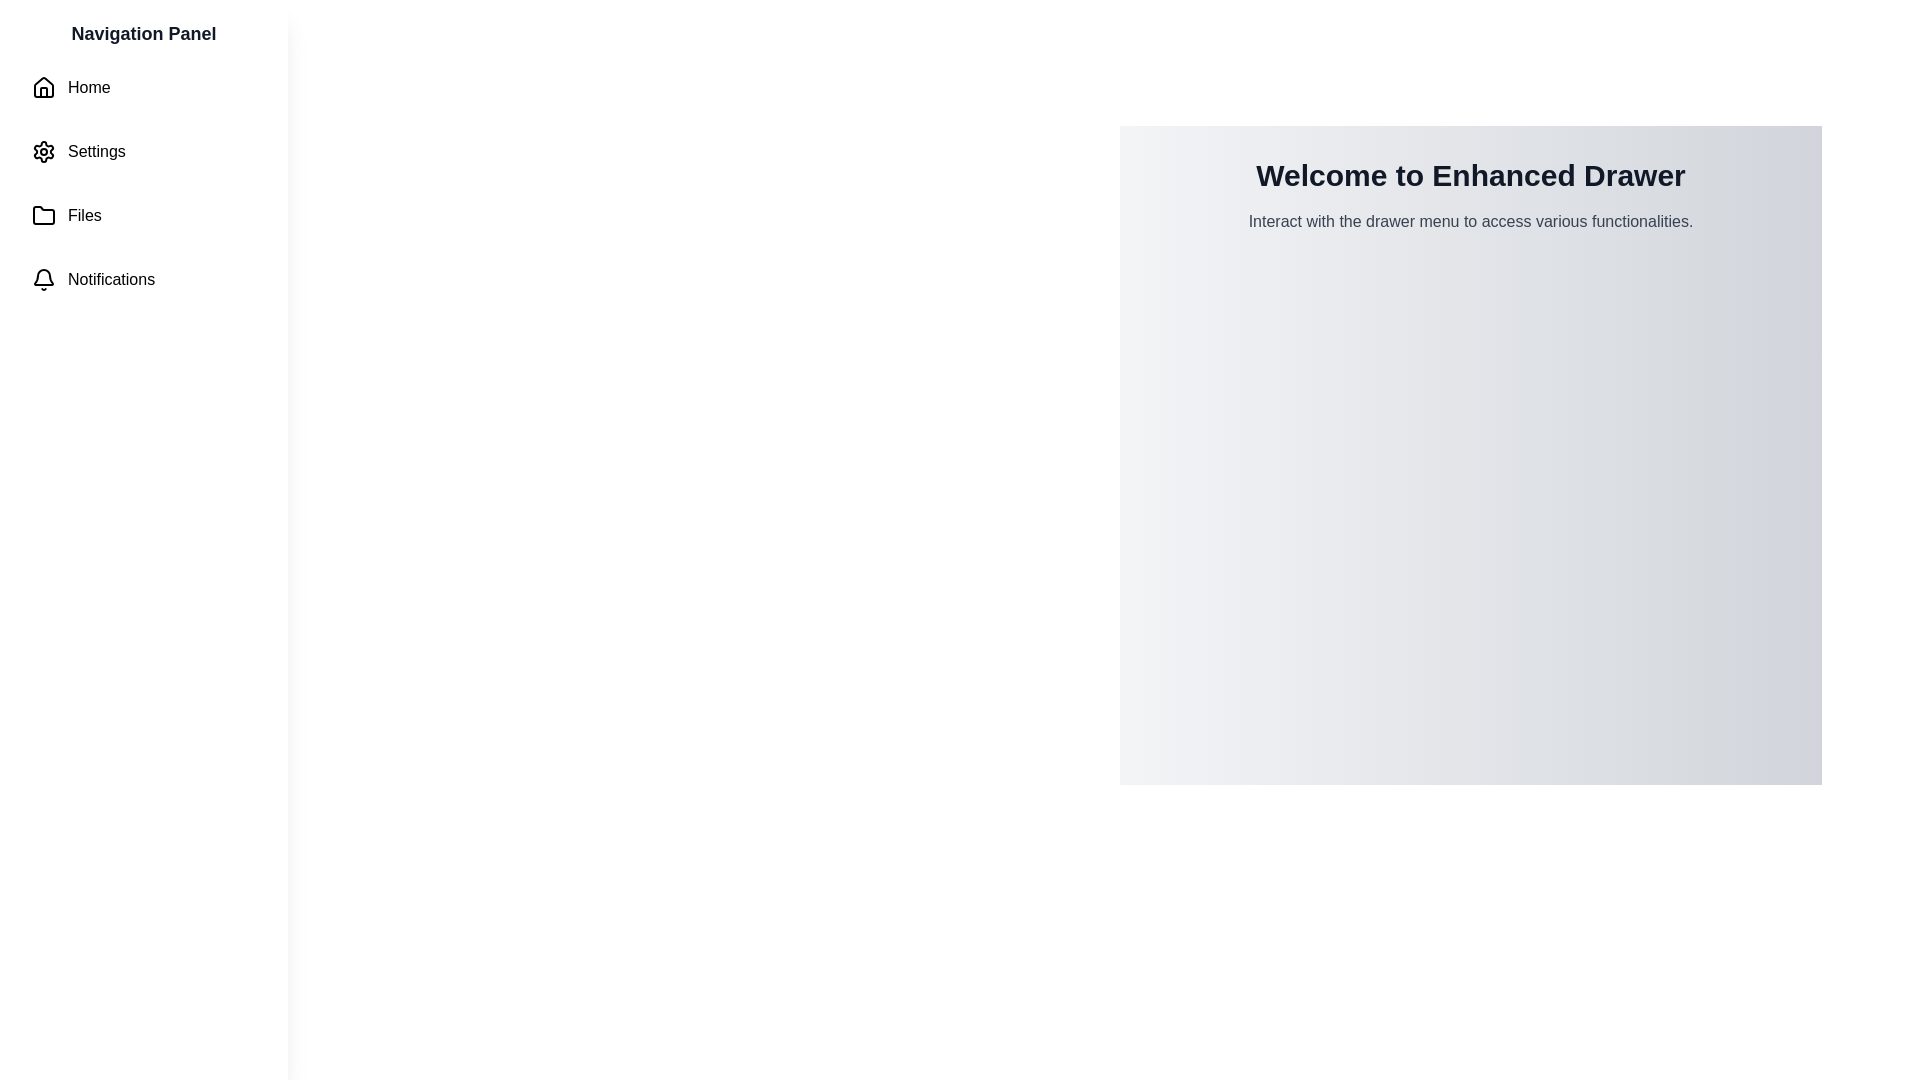 This screenshot has height=1080, width=1920. I want to click on the gear-shaped icon component located in the 'Settings' menu item of the vertical navigation panel, so click(43, 150).